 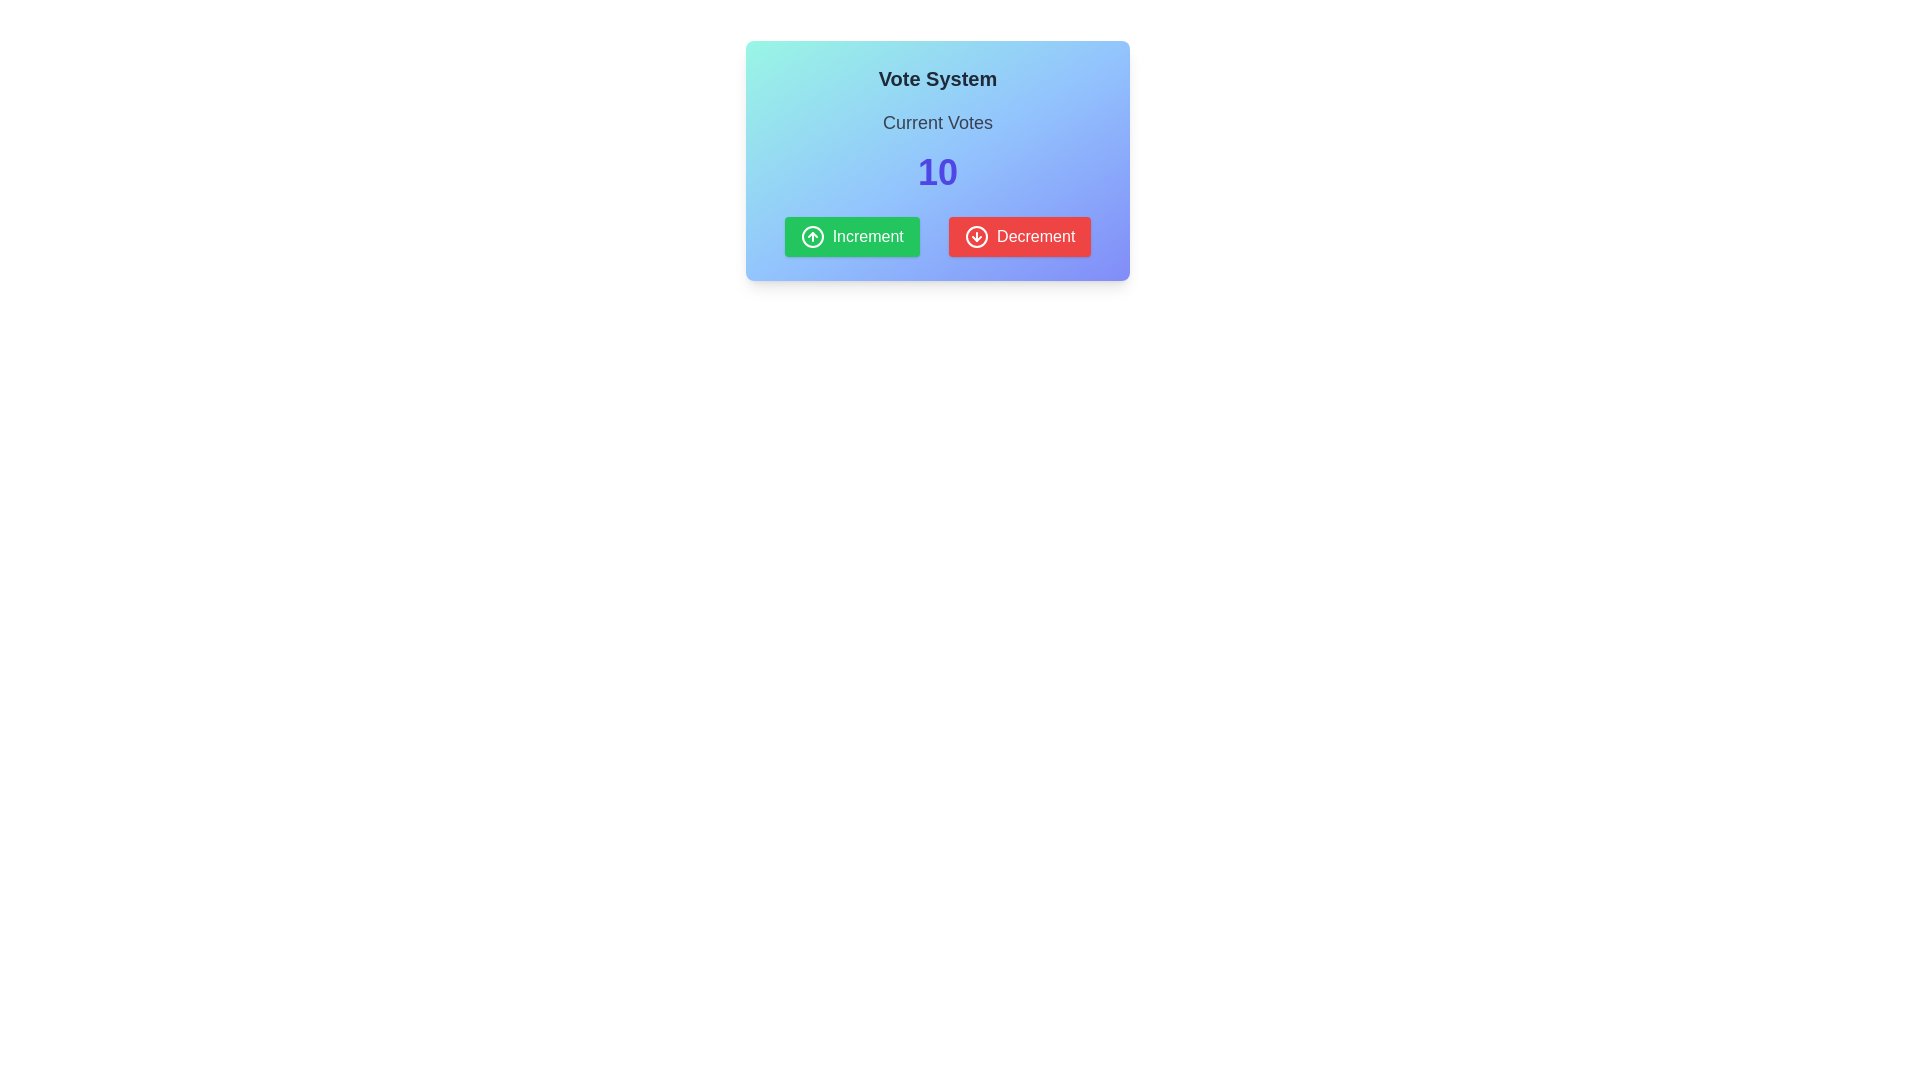 I want to click on the Text display that shows the current vote count, located centrally within the 'Vote System' card, directly below 'Current Votes', so click(x=936, y=172).